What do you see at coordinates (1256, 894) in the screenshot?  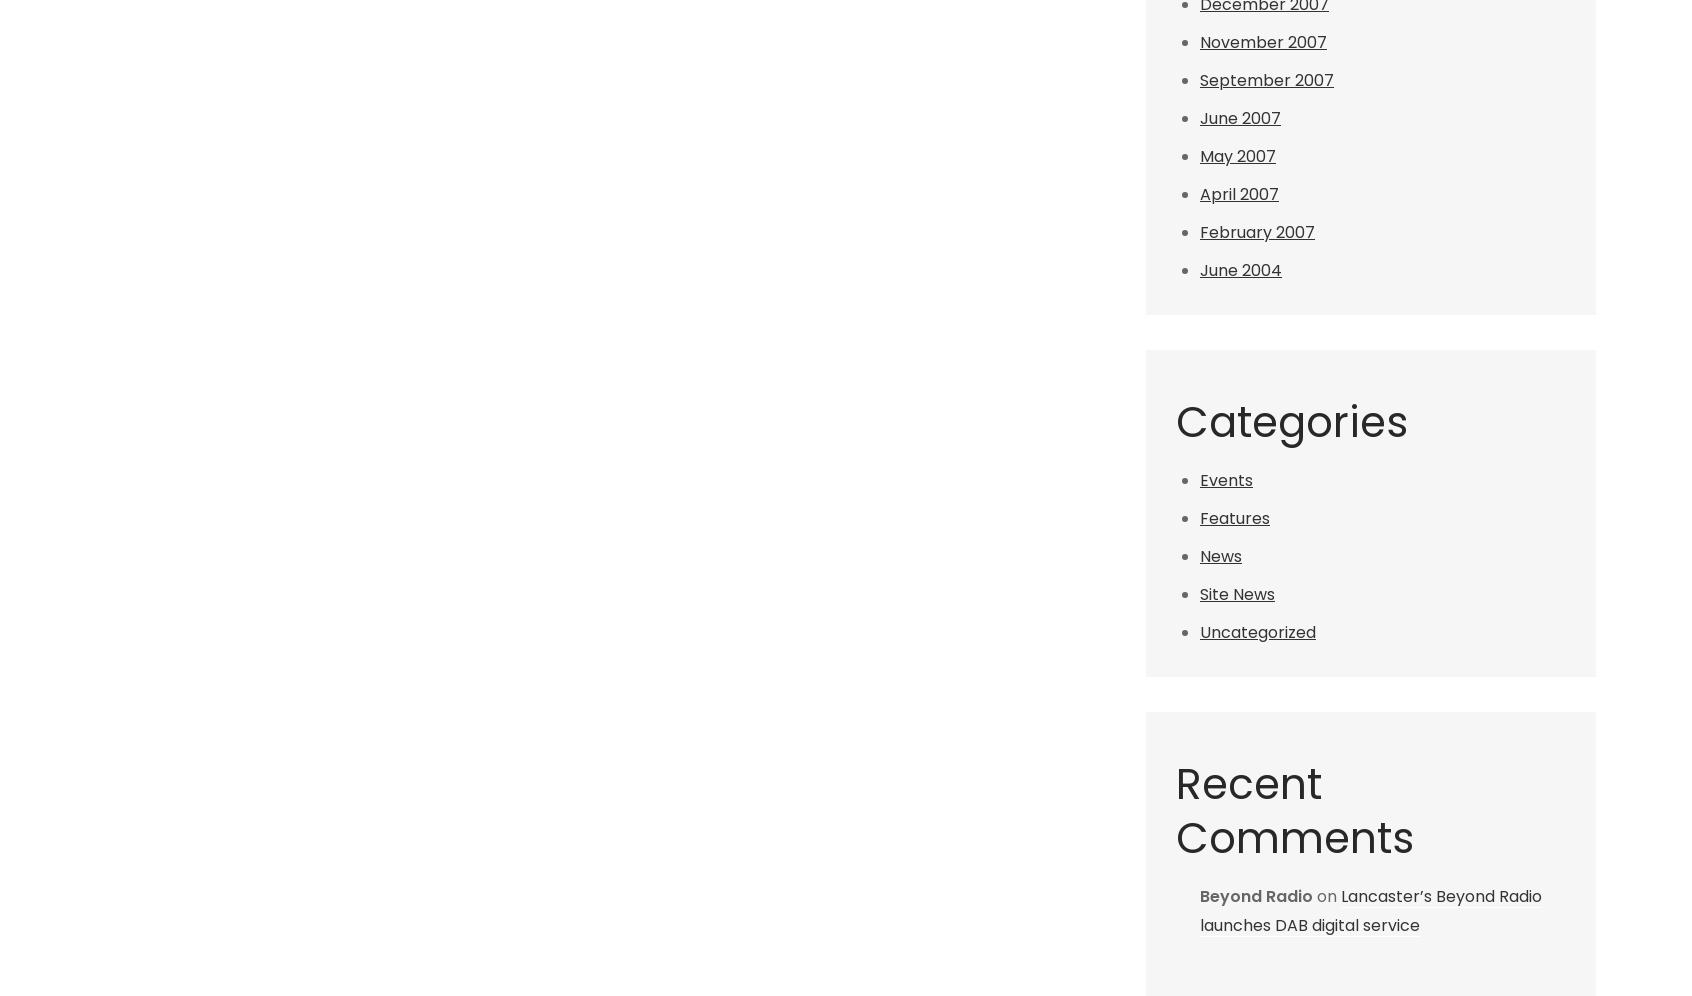 I see `'Beyond Radio'` at bounding box center [1256, 894].